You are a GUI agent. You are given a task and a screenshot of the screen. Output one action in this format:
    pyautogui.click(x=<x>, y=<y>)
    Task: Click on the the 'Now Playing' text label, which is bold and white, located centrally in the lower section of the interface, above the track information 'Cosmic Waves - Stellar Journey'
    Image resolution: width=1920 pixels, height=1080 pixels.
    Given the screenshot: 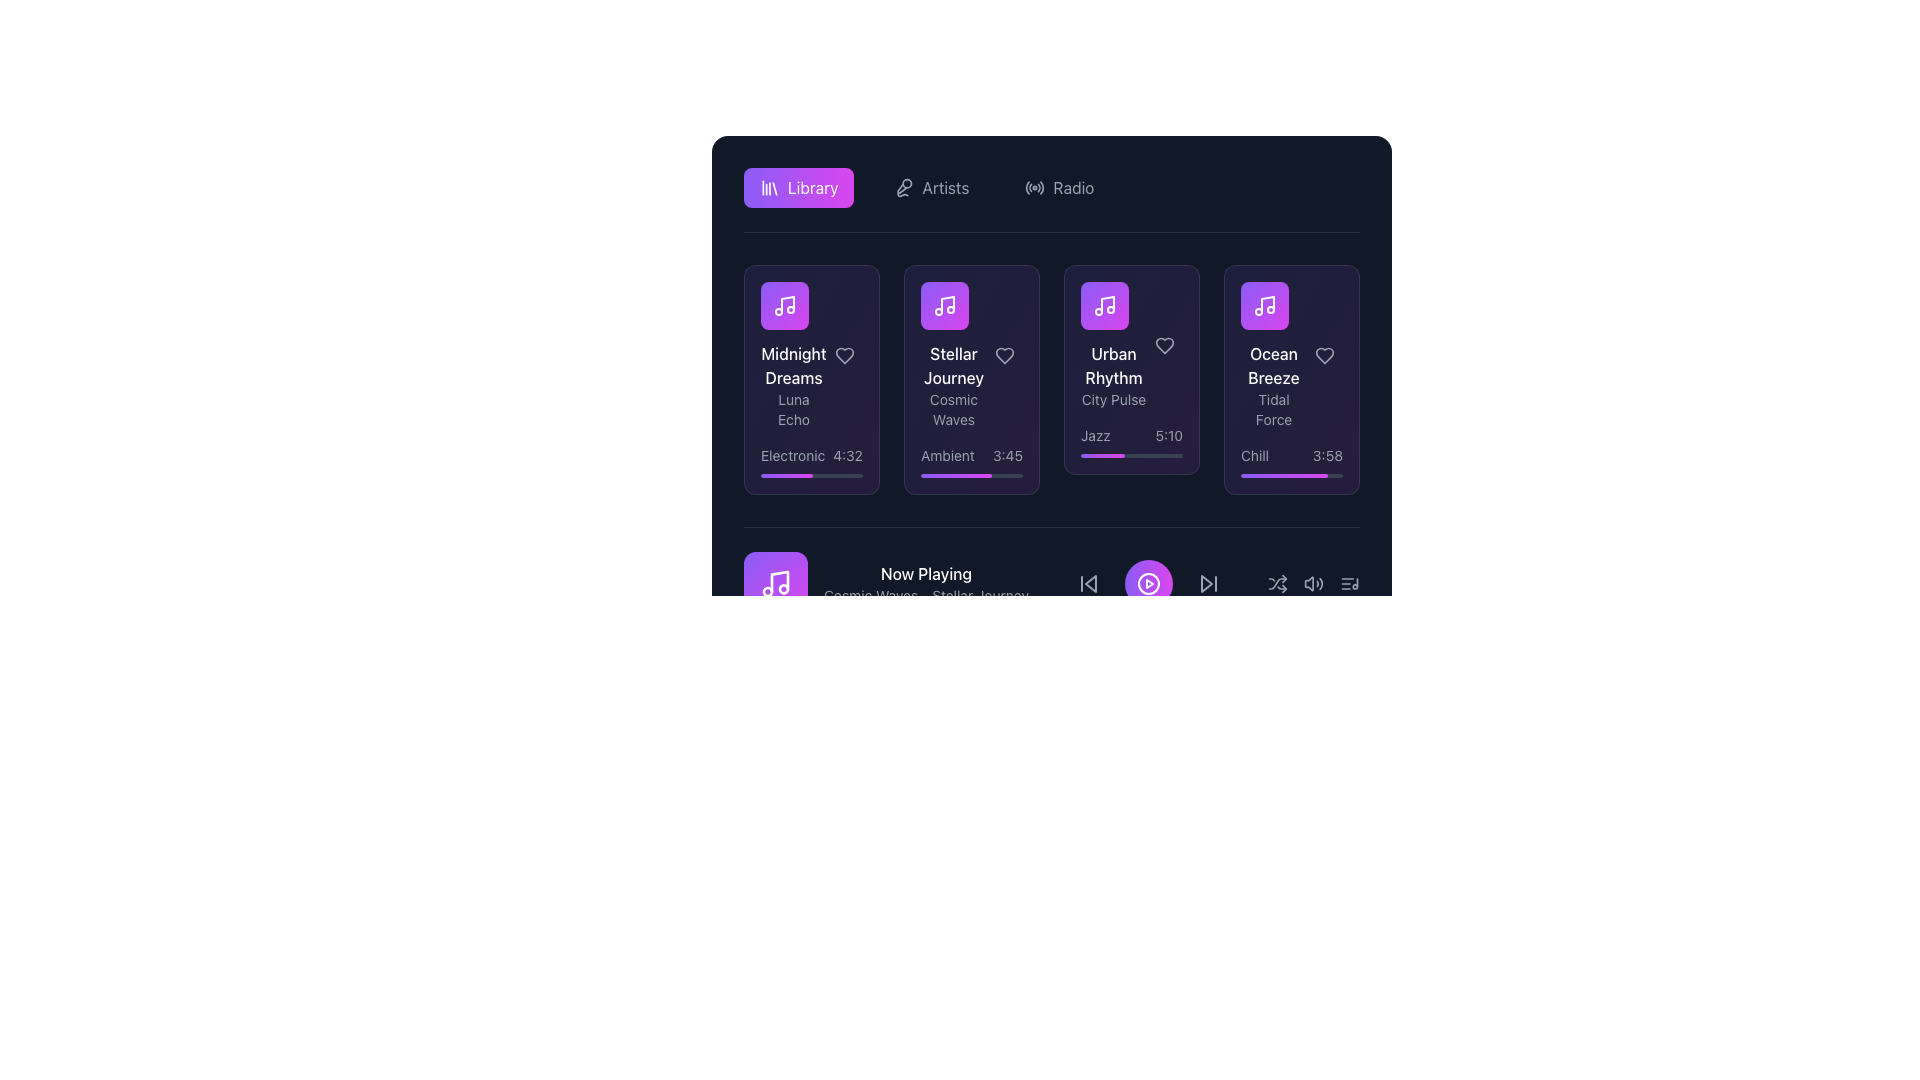 What is the action you would take?
    pyautogui.click(x=925, y=574)
    